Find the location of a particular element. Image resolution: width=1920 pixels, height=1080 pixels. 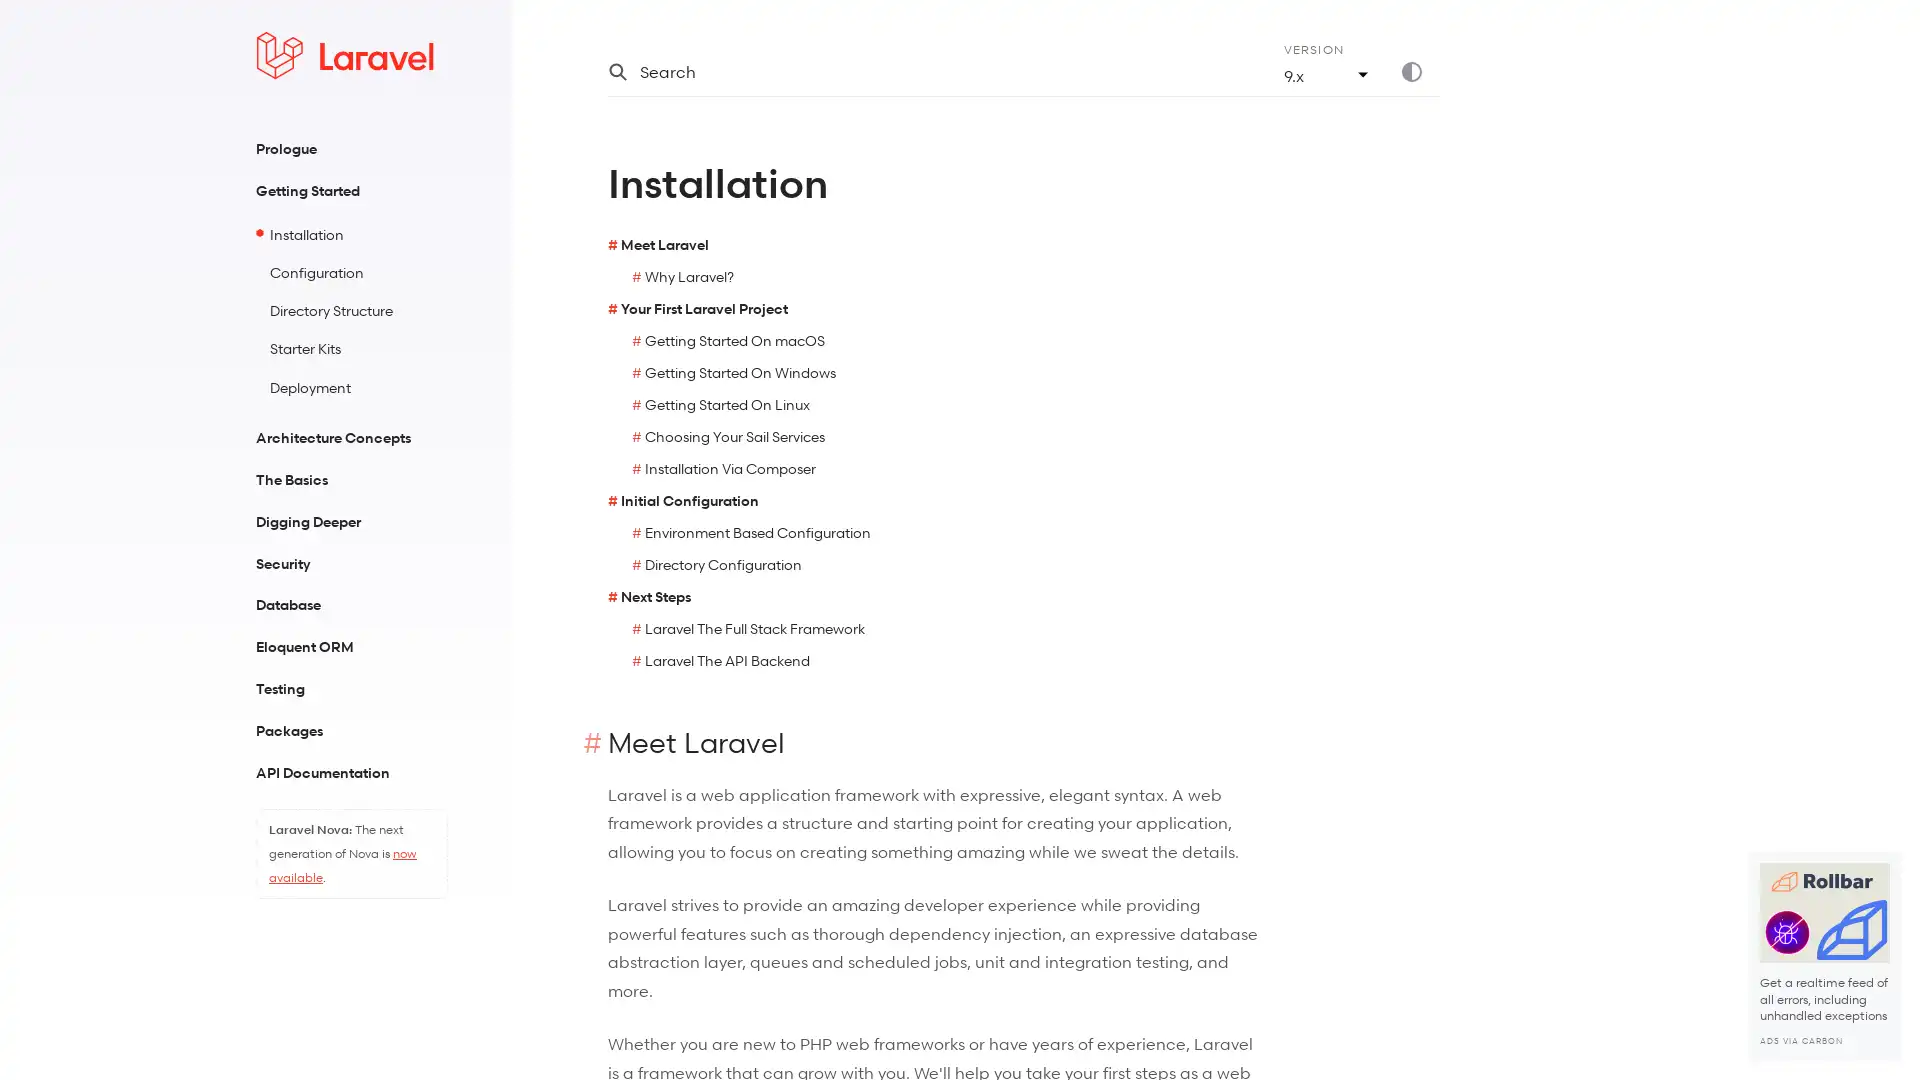

Switch to dark mode is located at coordinates (1419, 71).